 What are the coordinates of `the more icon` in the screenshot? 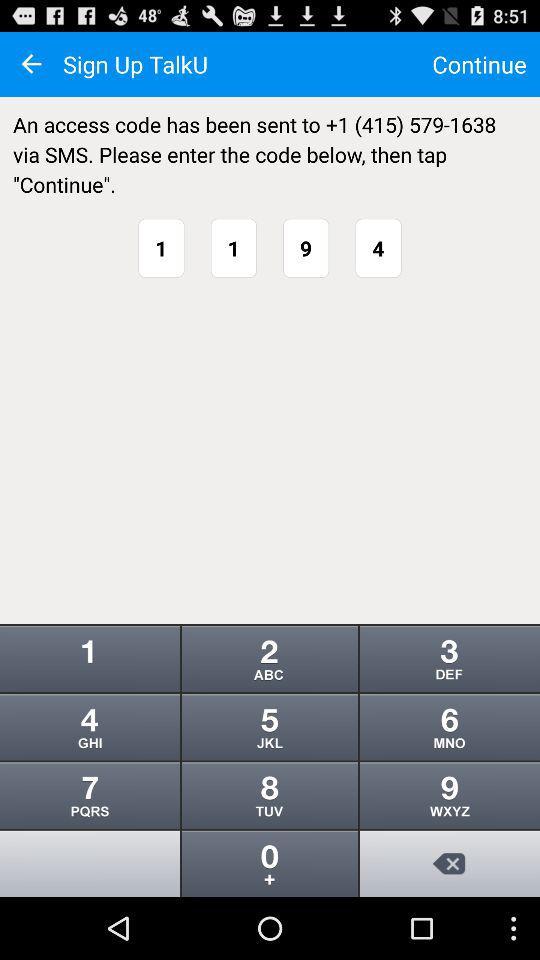 It's located at (449, 705).